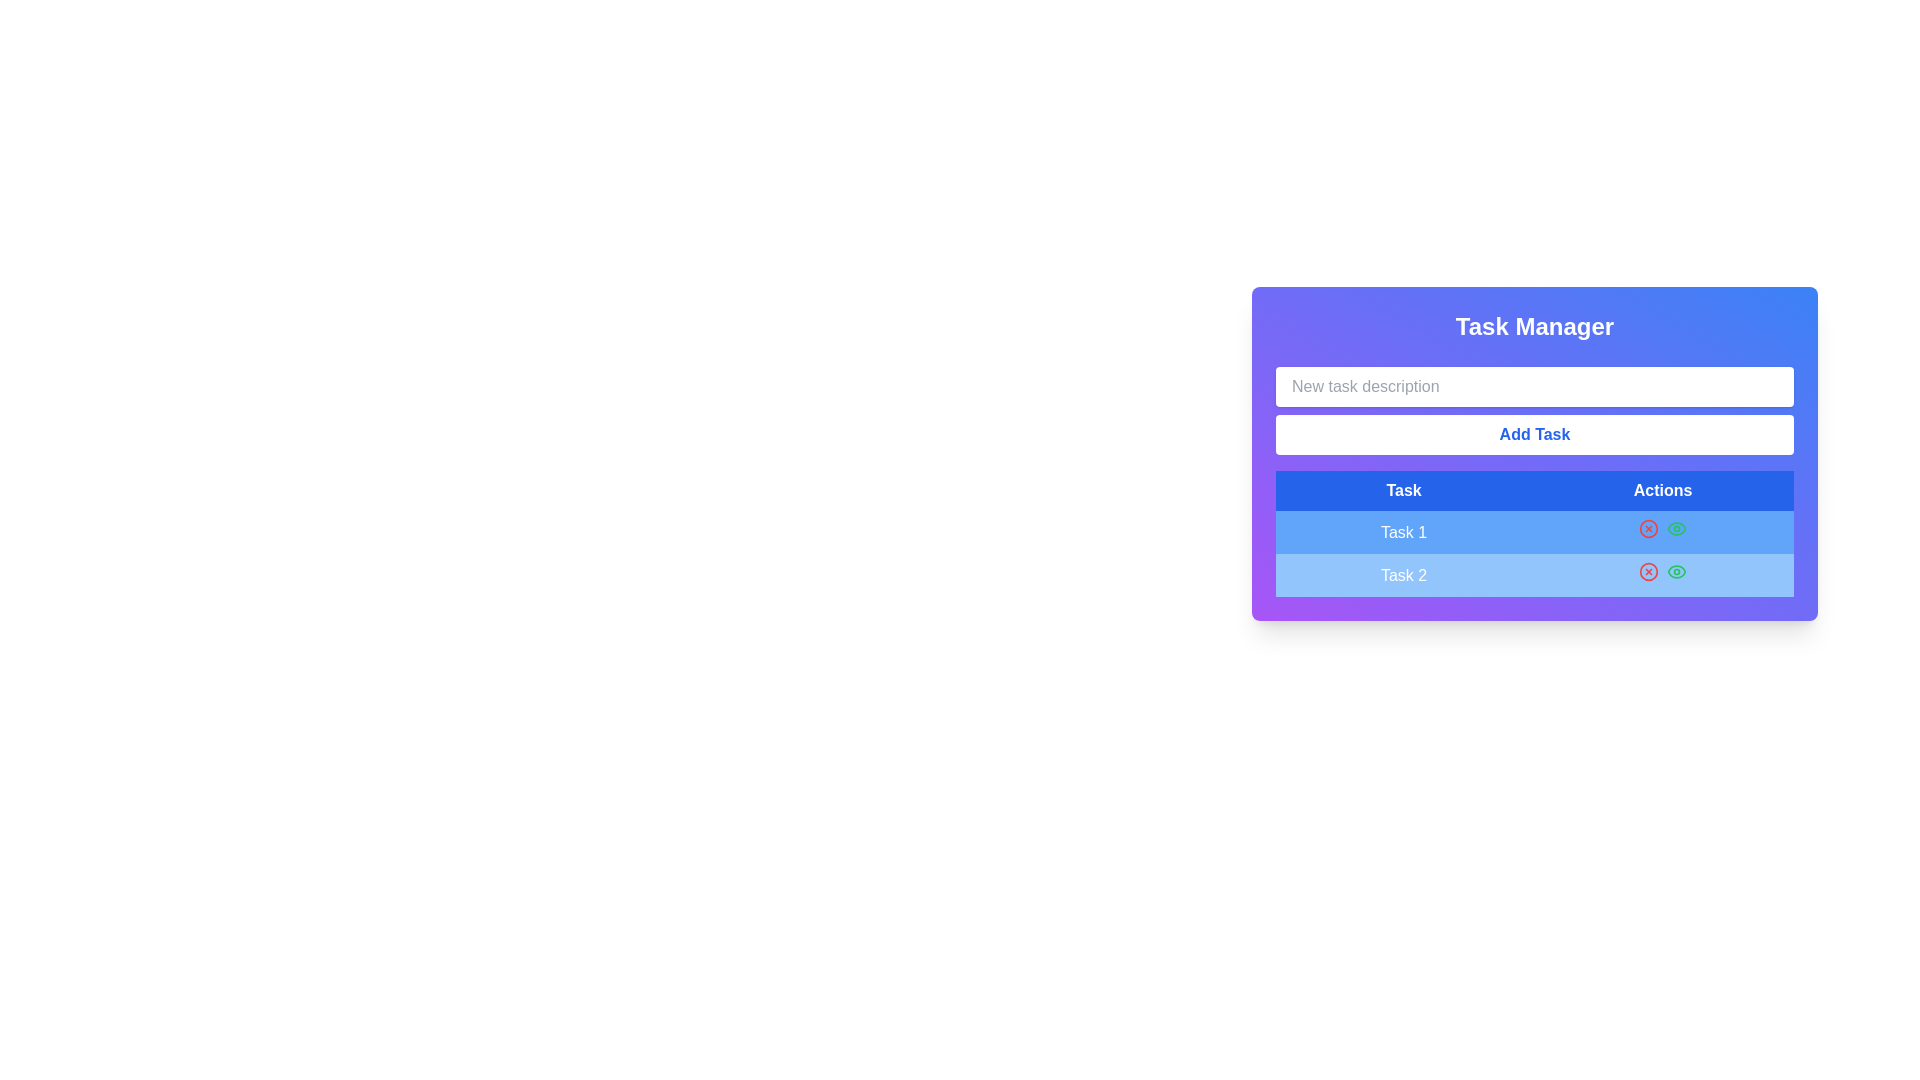  Describe the element at coordinates (1663, 575) in the screenshot. I see `the green circular visibility icon located in the 'Actions' column of the table, specifically in the row for 'Task 2'` at that location.